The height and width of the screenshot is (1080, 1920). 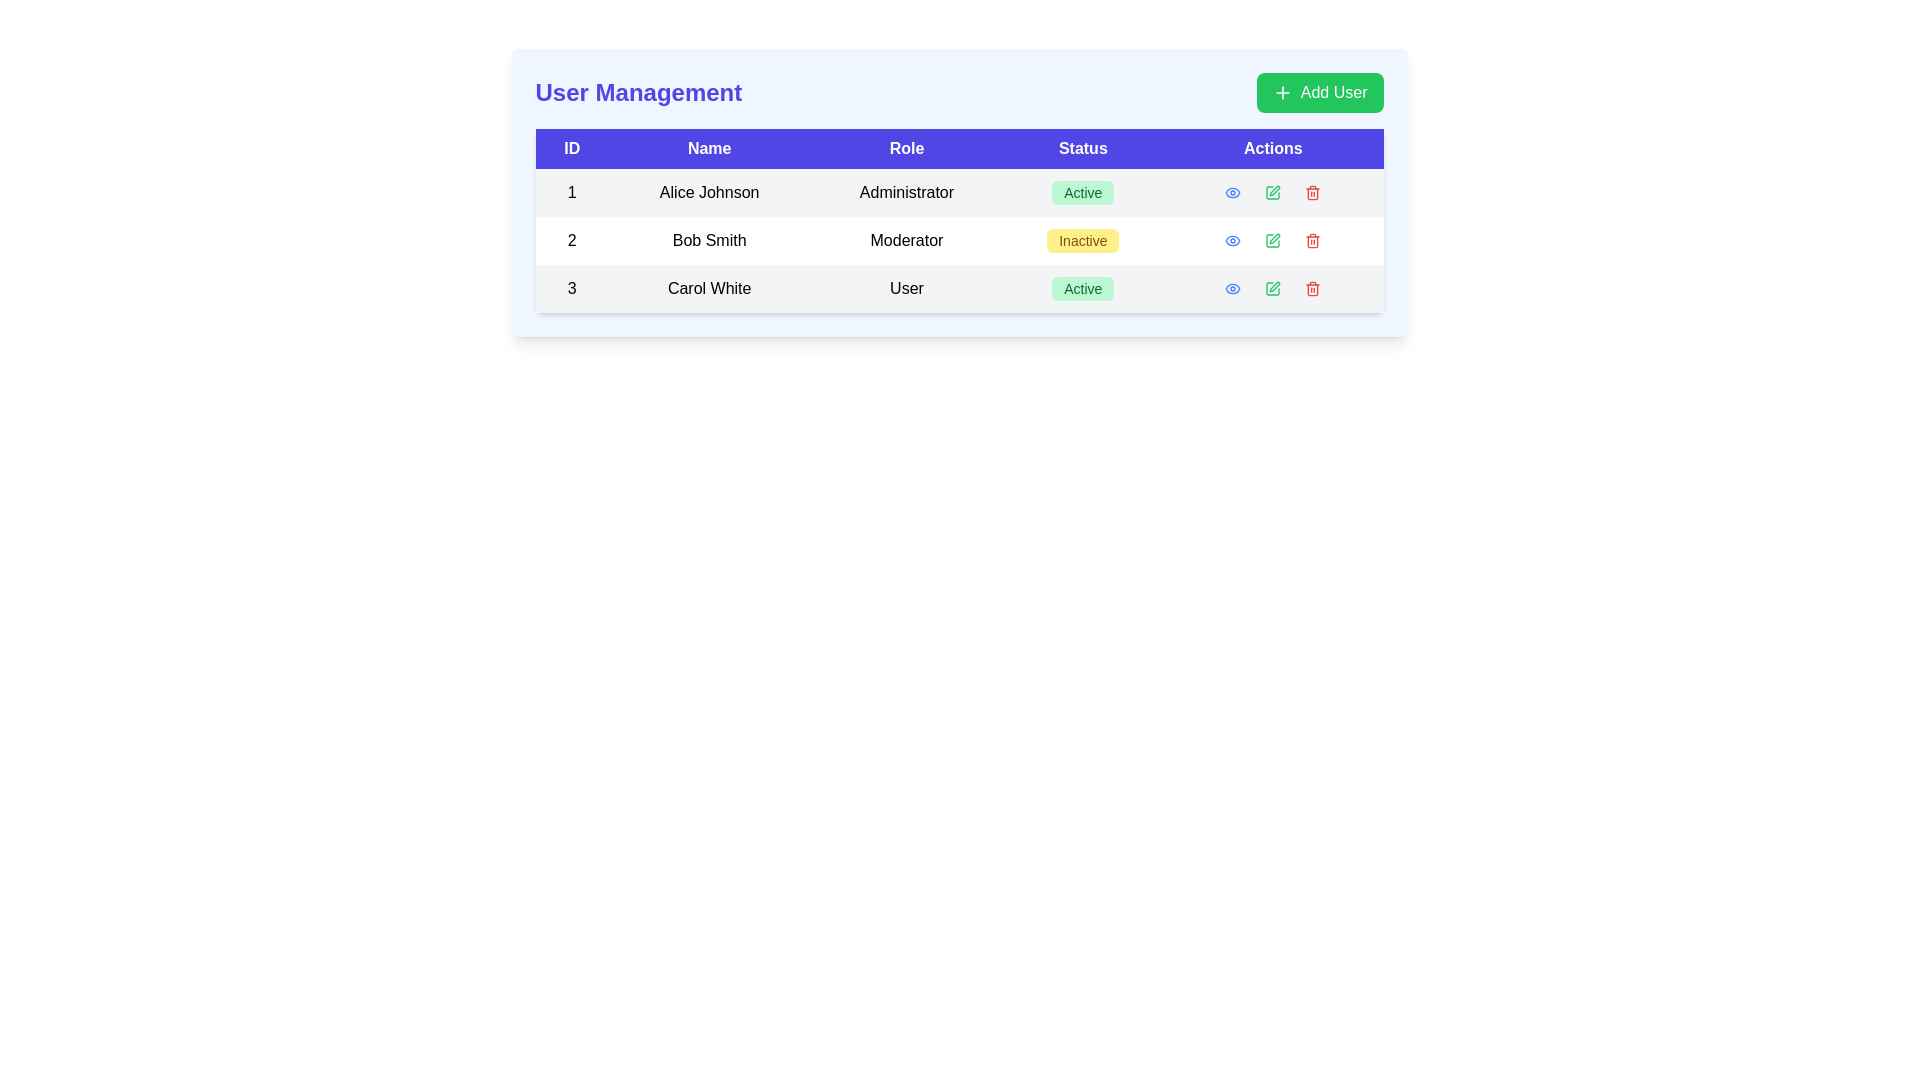 What do you see at coordinates (1313, 239) in the screenshot?
I see `the red-colored trash bin icon button located in the actions cell of the second row of the user management interface to bring focus` at bounding box center [1313, 239].